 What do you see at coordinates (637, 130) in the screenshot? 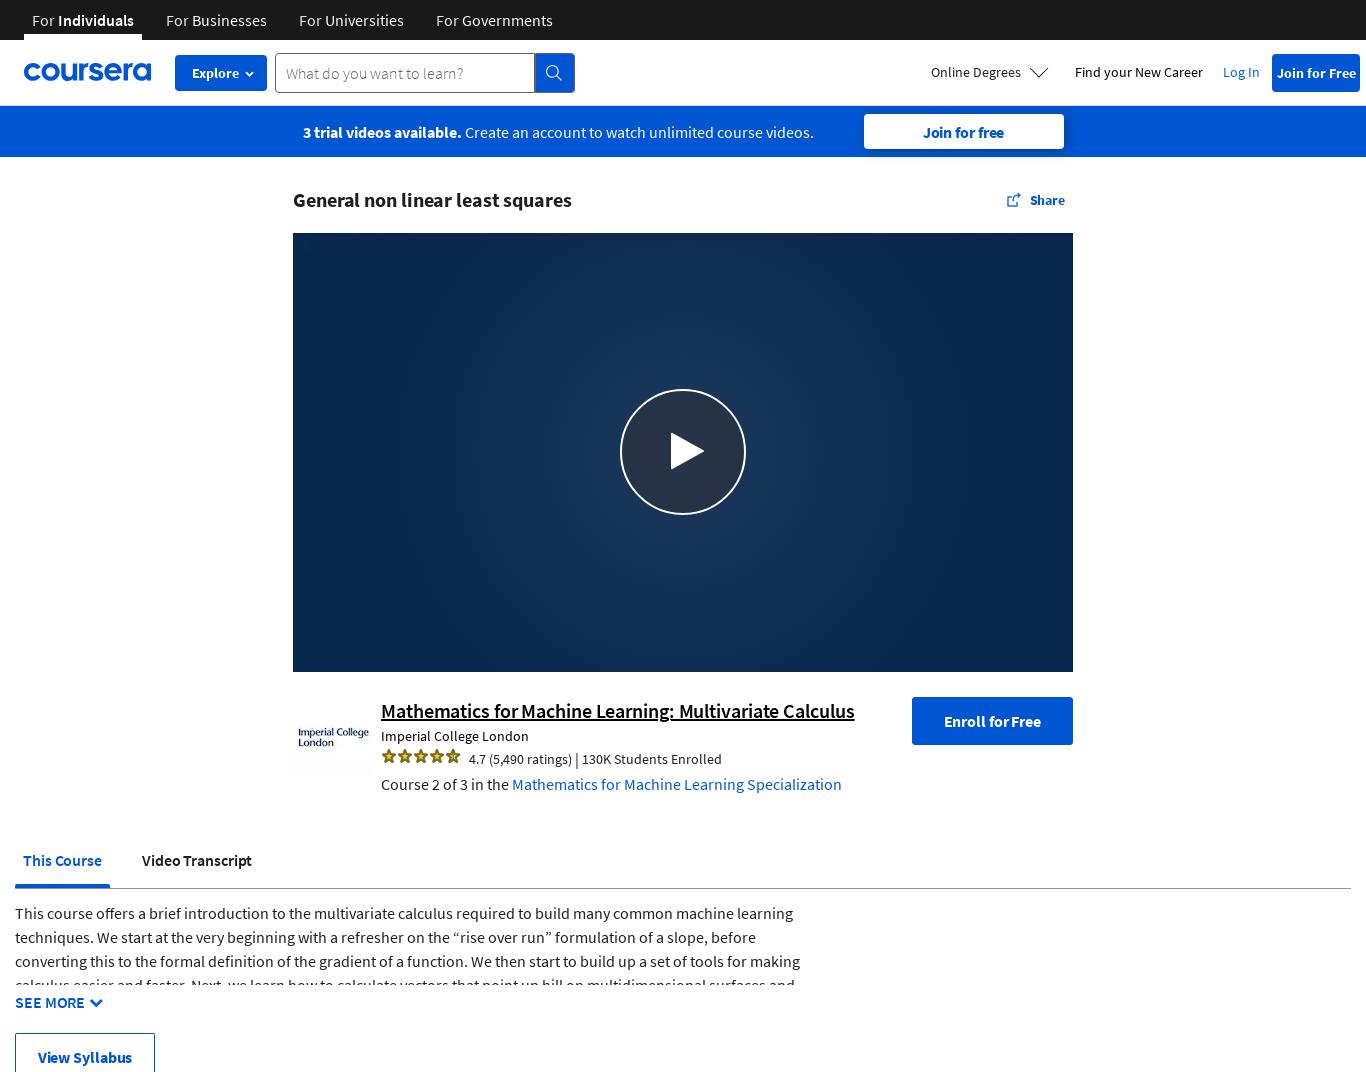
I see `'Create an account to watch unlimited course videos.'` at bounding box center [637, 130].